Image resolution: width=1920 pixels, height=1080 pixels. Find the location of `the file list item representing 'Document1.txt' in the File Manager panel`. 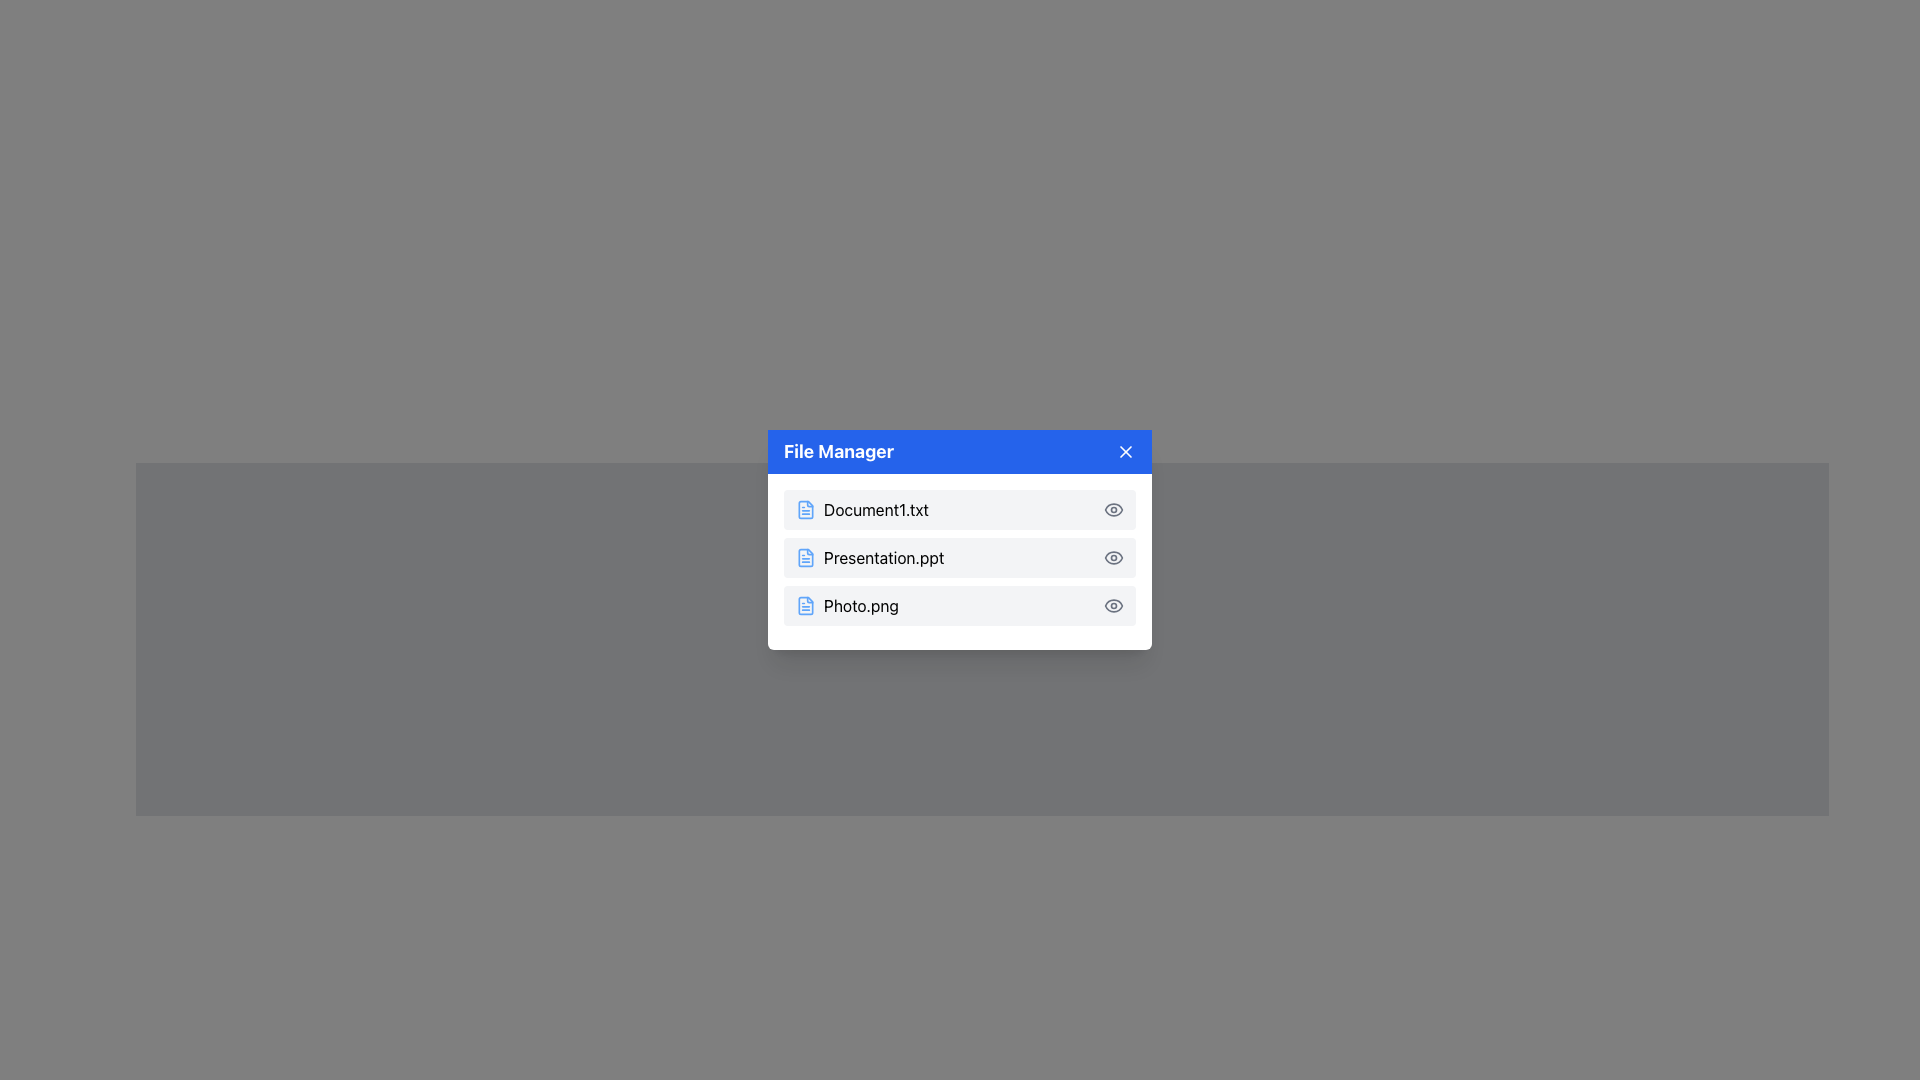

the file list item representing 'Document1.txt' in the File Manager panel is located at coordinates (862, 508).